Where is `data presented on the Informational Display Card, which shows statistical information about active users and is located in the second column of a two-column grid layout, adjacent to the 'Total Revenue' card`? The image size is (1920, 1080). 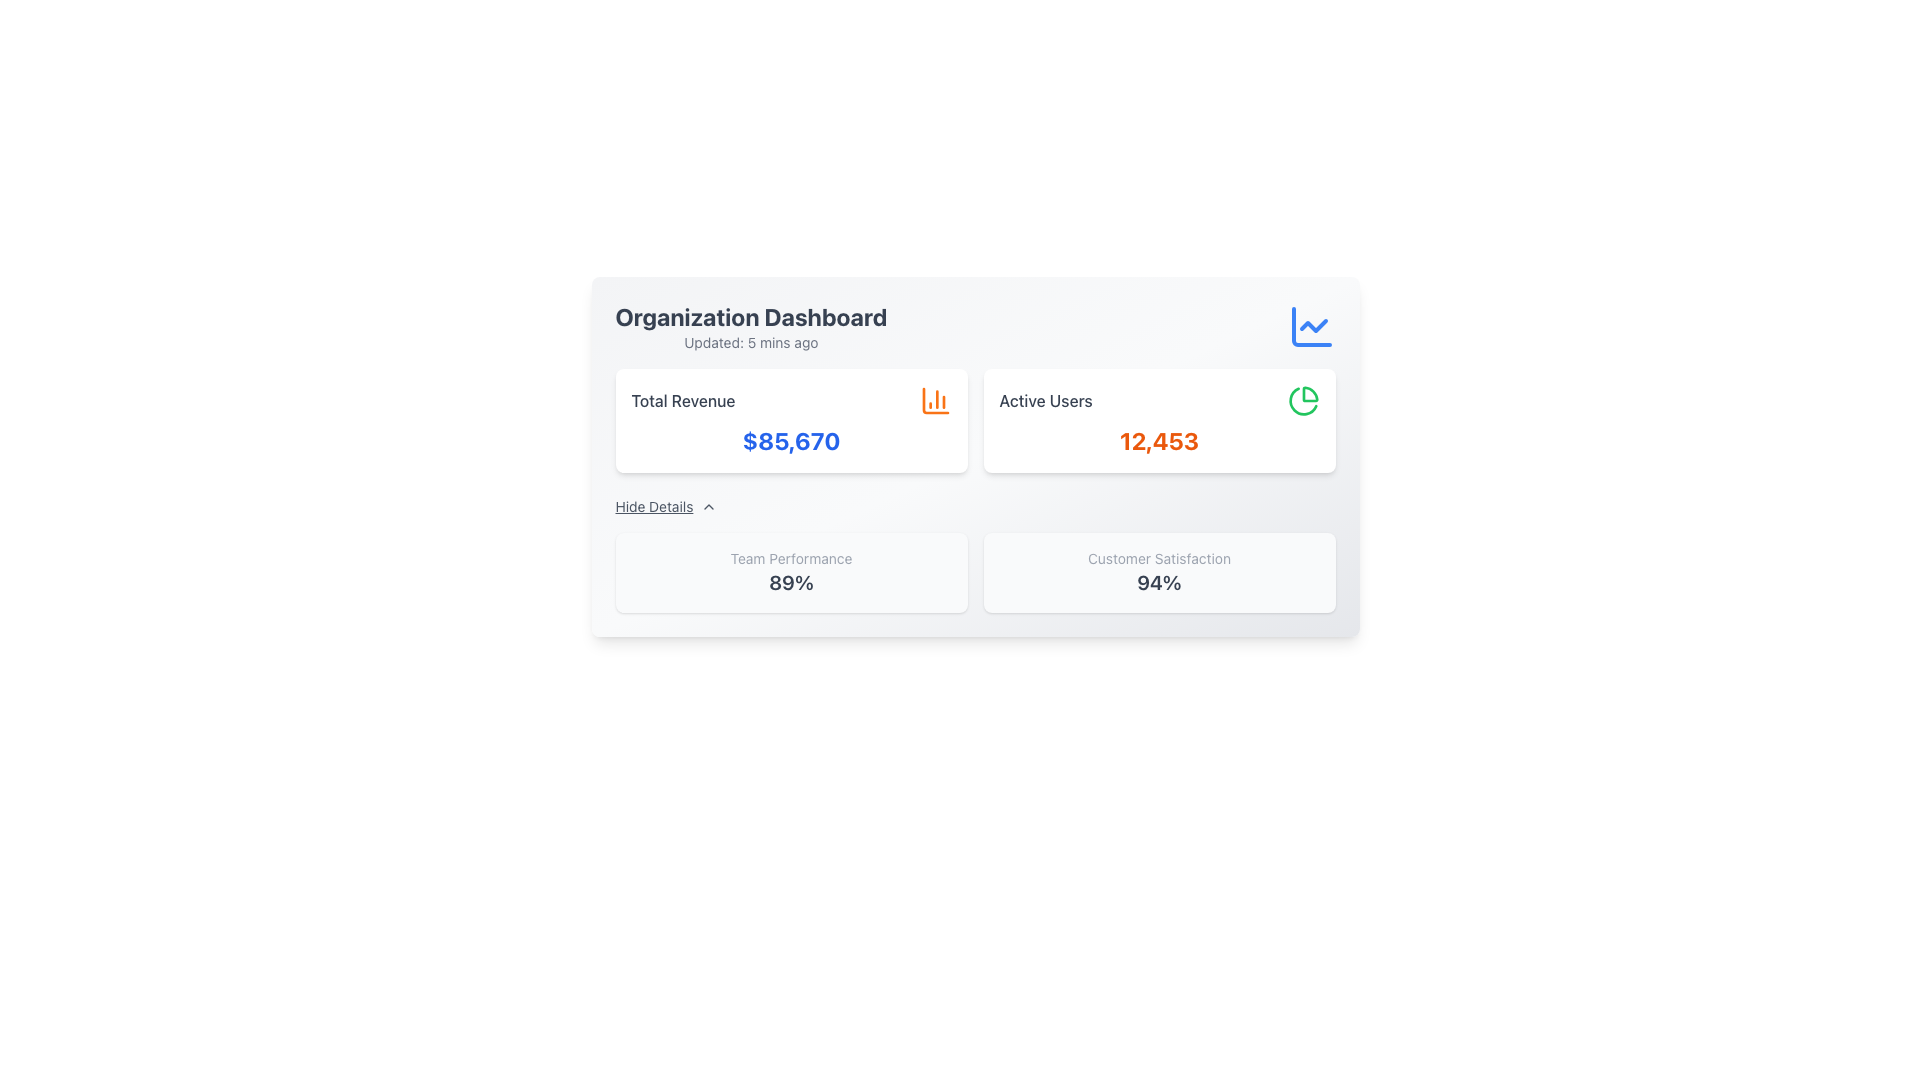 data presented on the Informational Display Card, which shows statistical information about active users and is located in the second column of a two-column grid layout, adjacent to the 'Total Revenue' card is located at coordinates (1159, 419).